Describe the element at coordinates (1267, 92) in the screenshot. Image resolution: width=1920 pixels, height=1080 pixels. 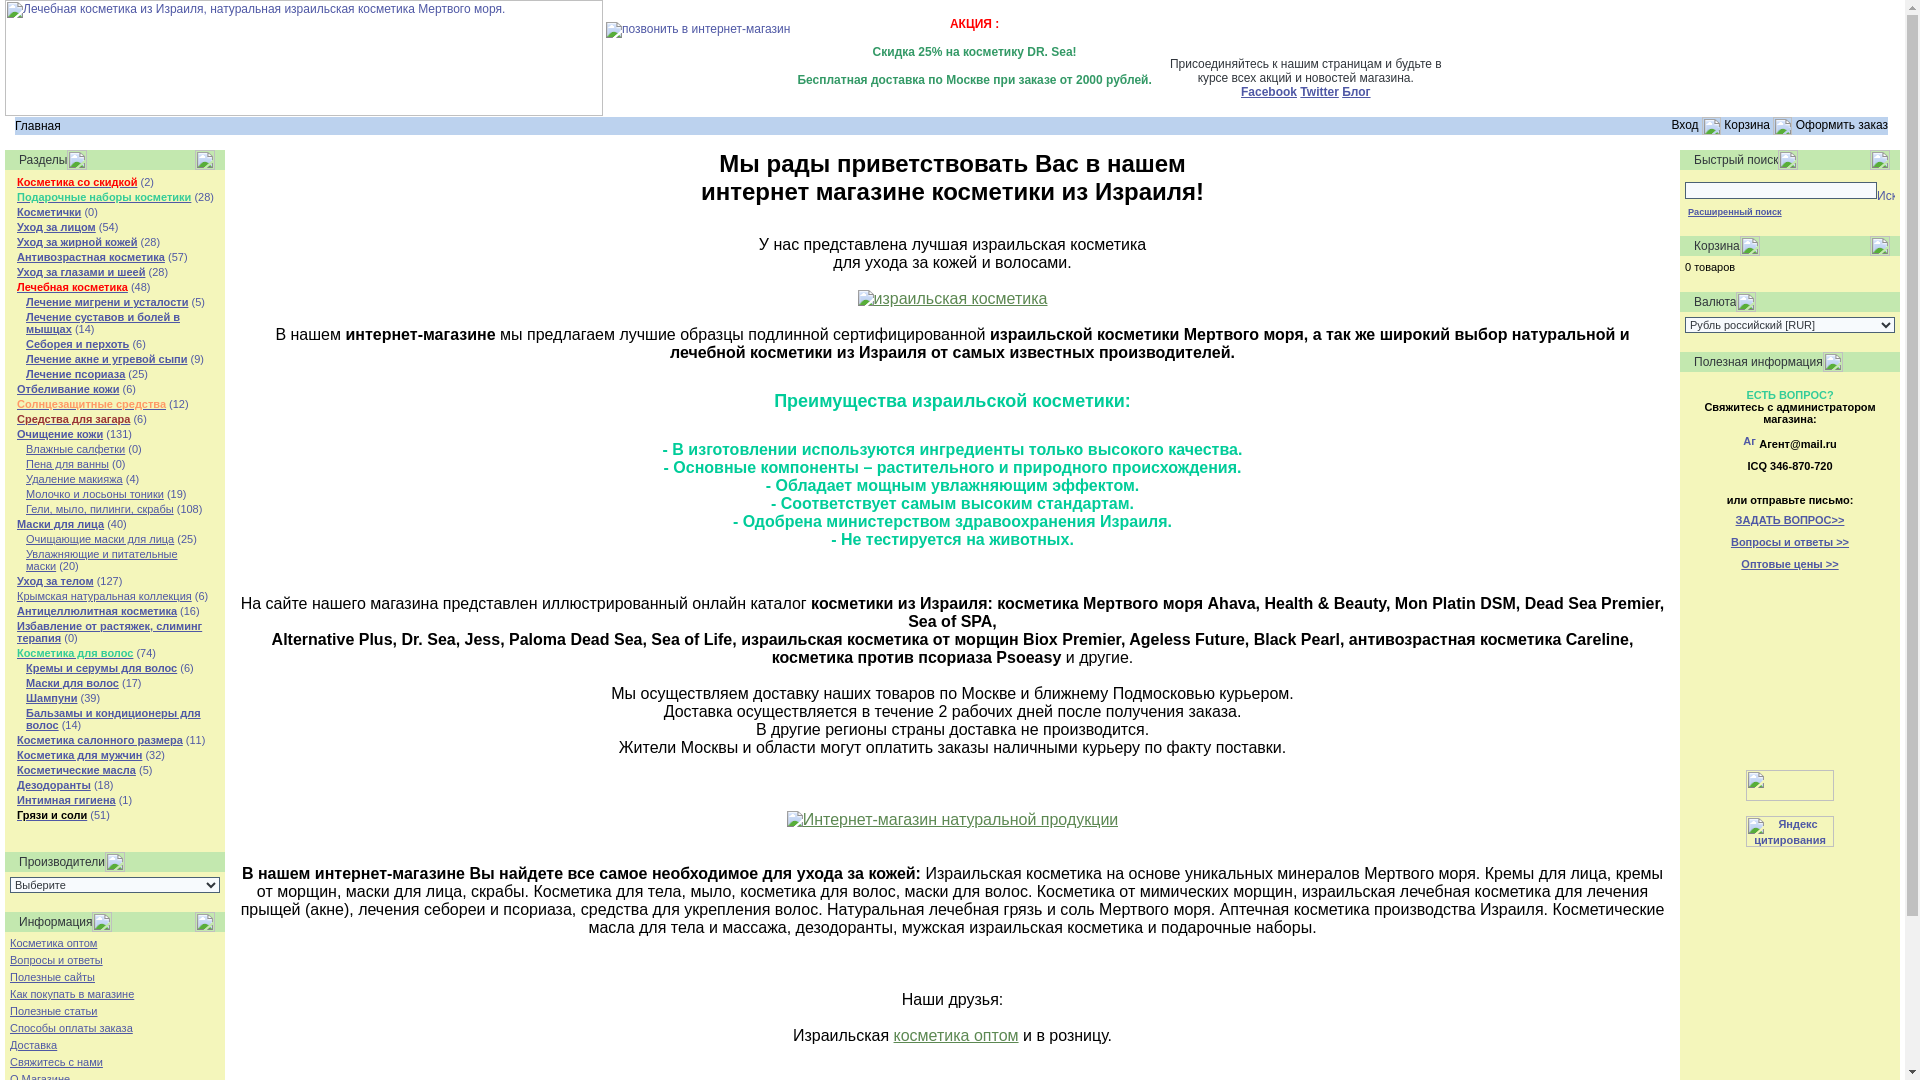
I see `'Facebook'` at that location.